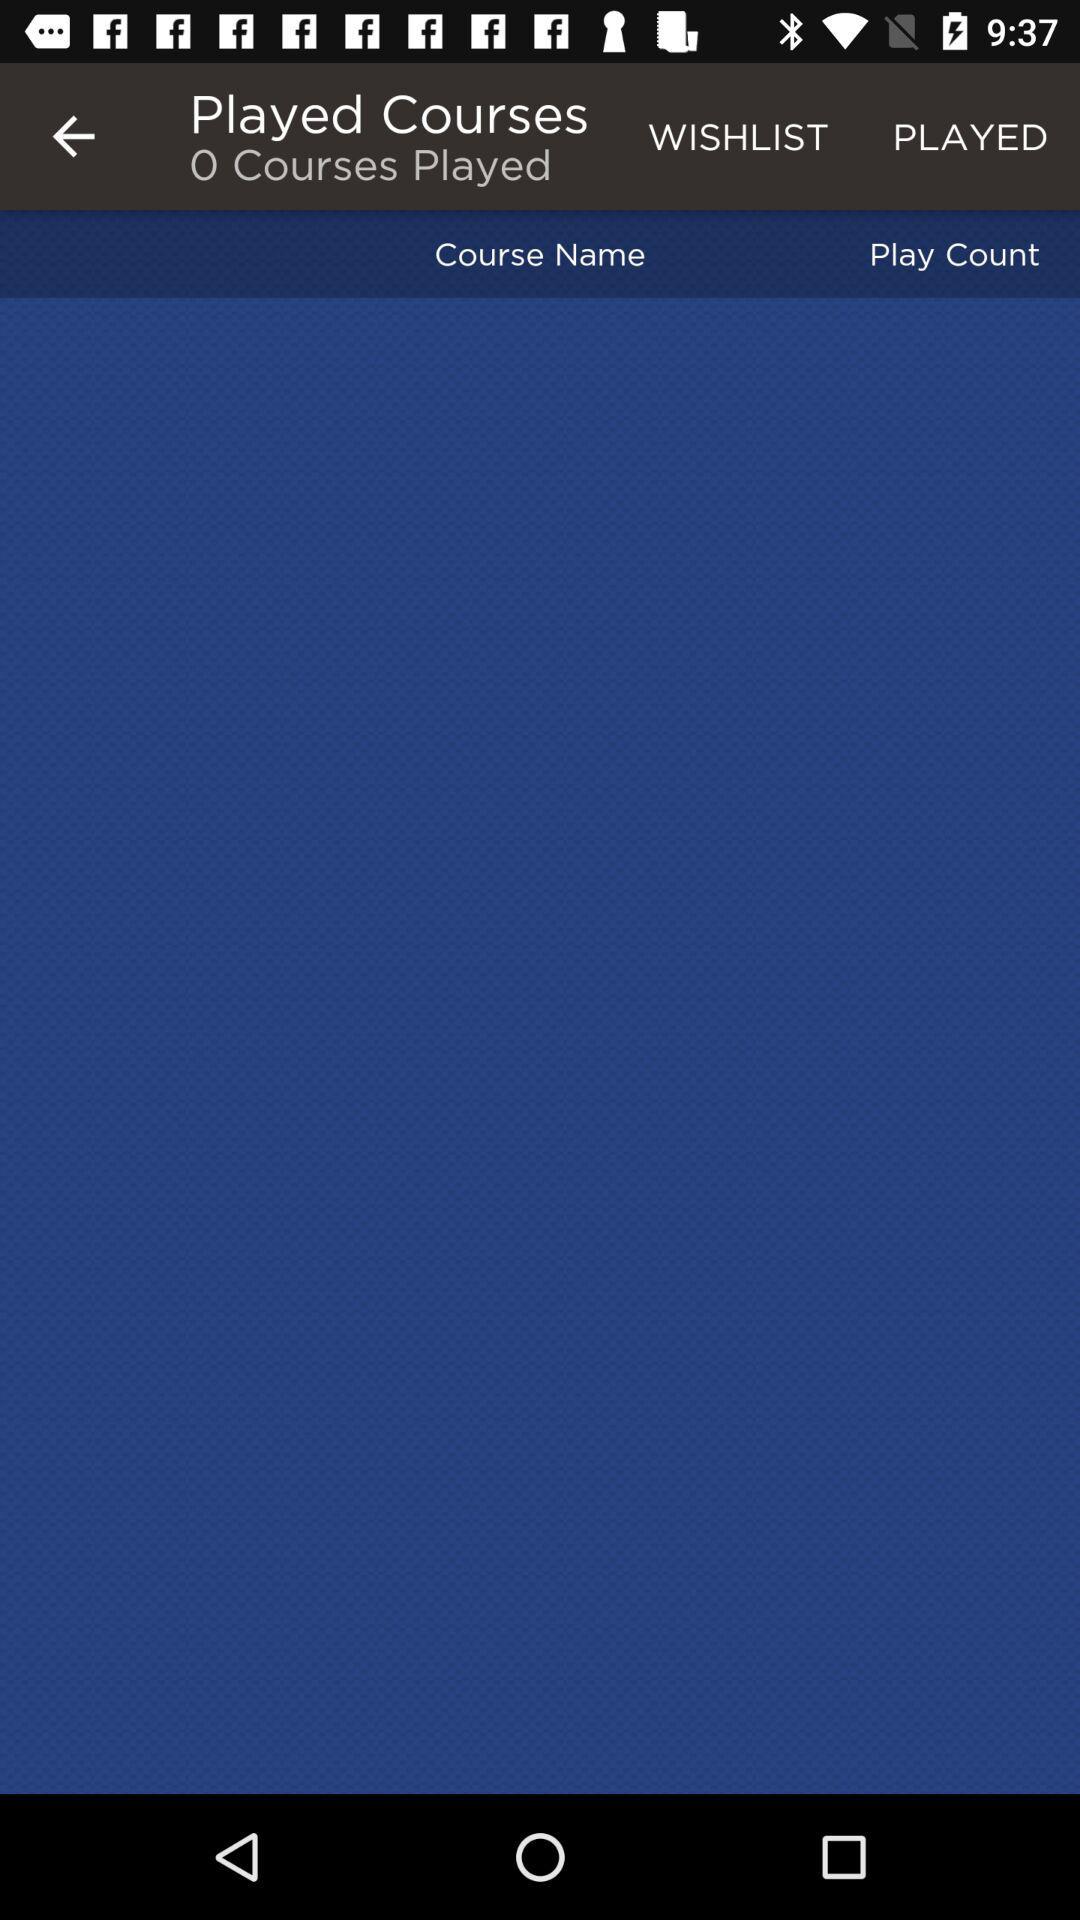  I want to click on the icon next to the played courses item, so click(738, 135).